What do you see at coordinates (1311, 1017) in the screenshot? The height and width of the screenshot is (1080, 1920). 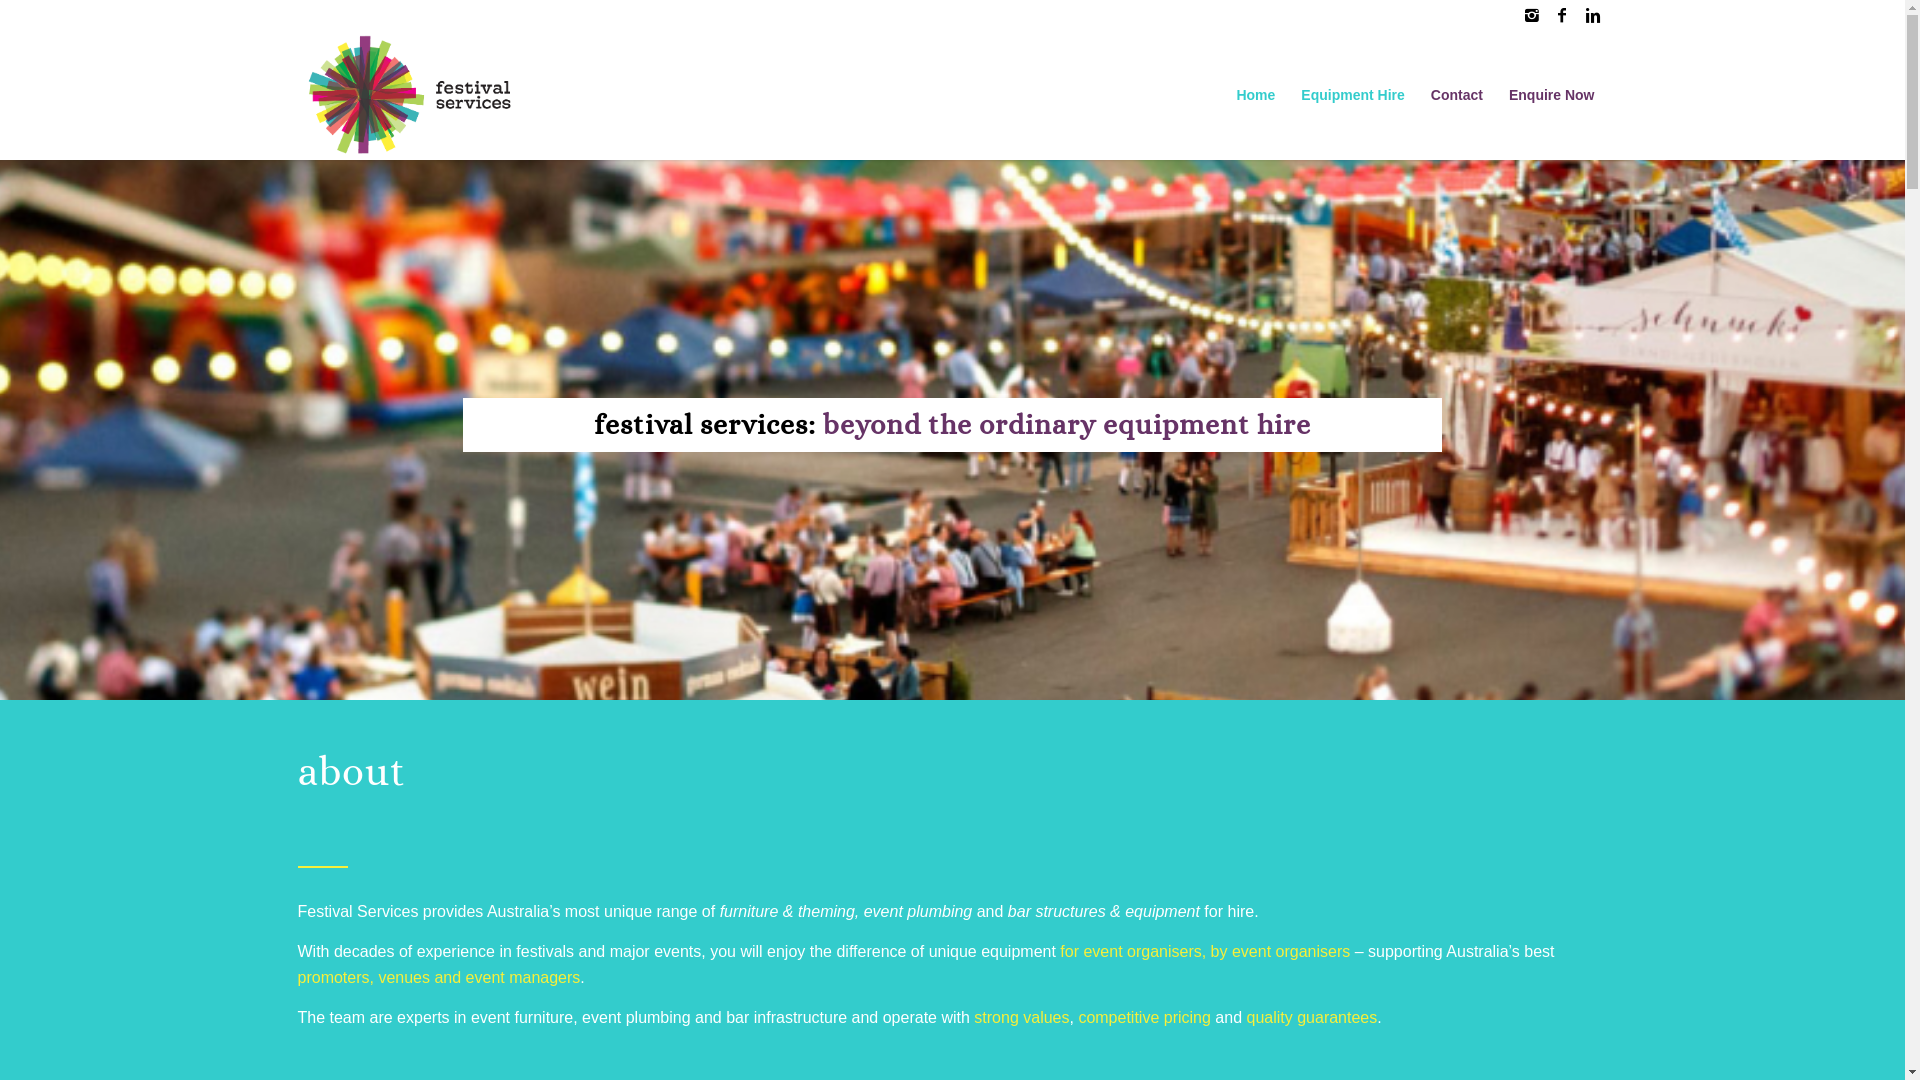 I see `'quality guarantees'` at bounding box center [1311, 1017].